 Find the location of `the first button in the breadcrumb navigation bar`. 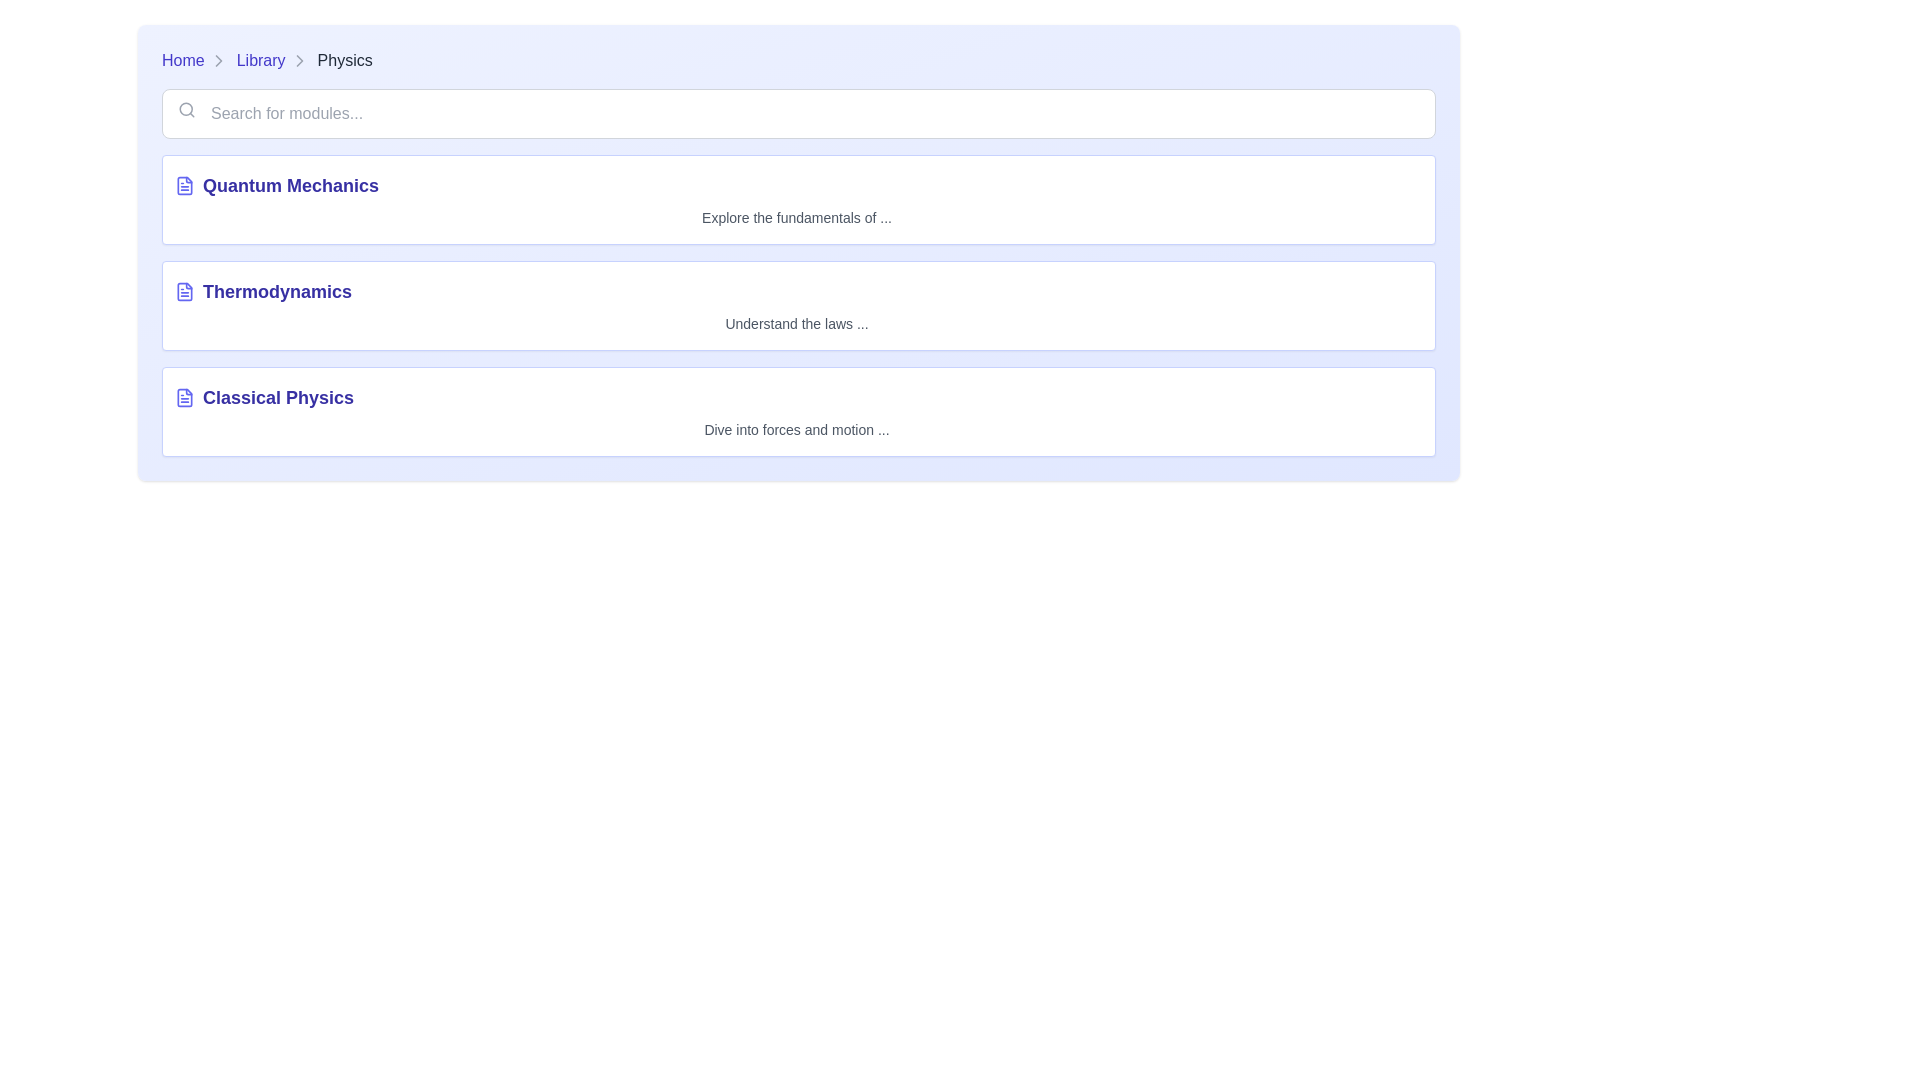

the first button in the breadcrumb navigation bar is located at coordinates (195, 60).